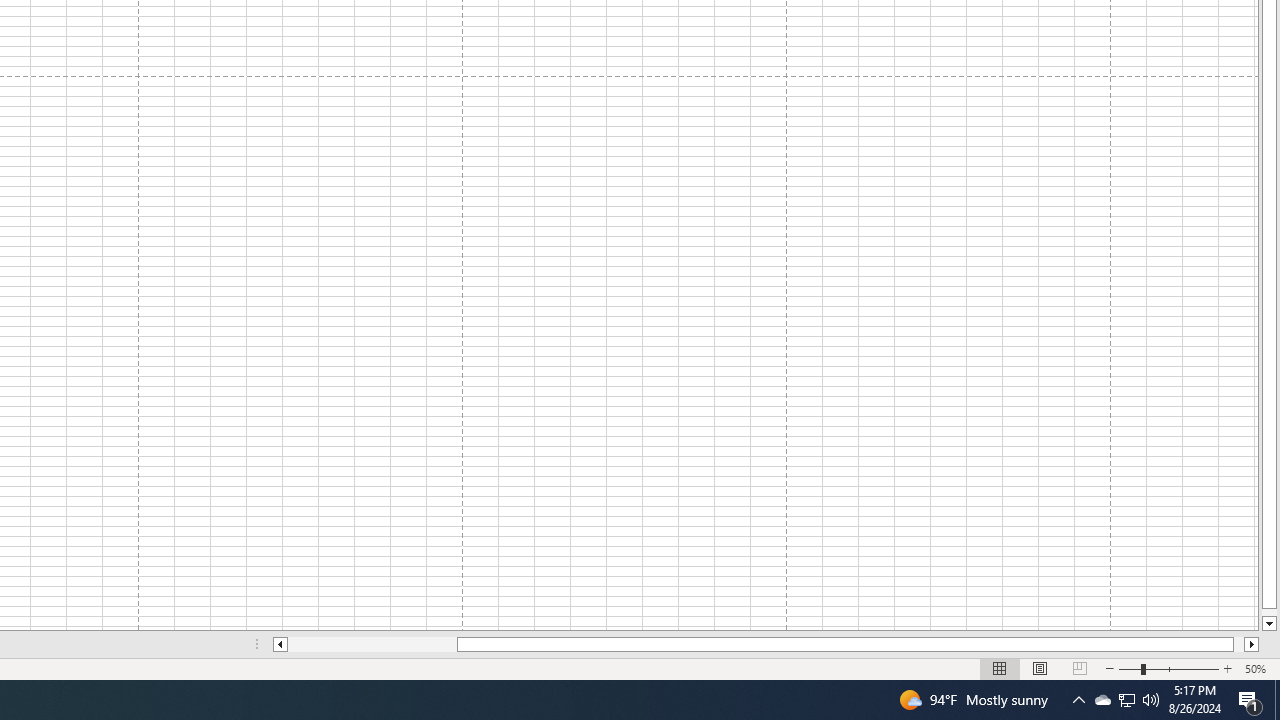  Describe the element at coordinates (1251, 644) in the screenshot. I see `'Column right'` at that location.